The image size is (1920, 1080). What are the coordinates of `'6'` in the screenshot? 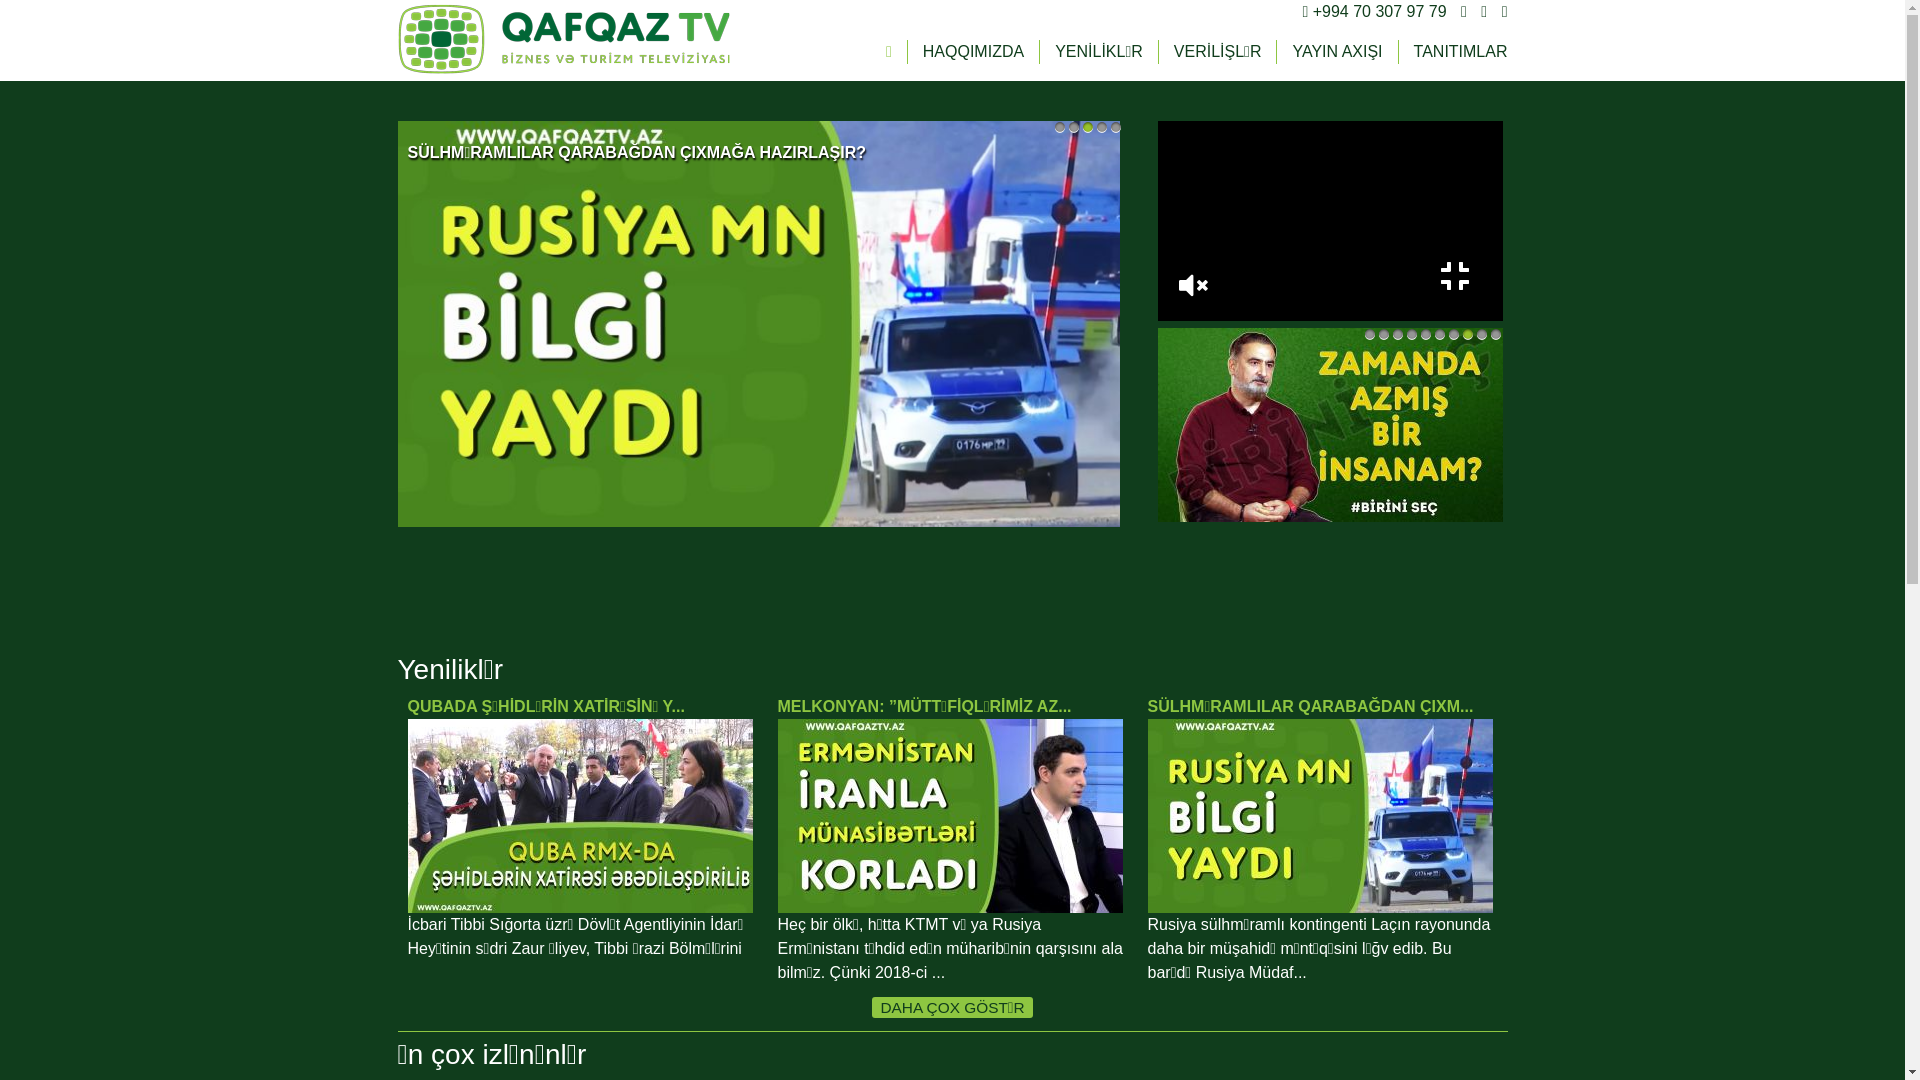 It's located at (1440, 333).